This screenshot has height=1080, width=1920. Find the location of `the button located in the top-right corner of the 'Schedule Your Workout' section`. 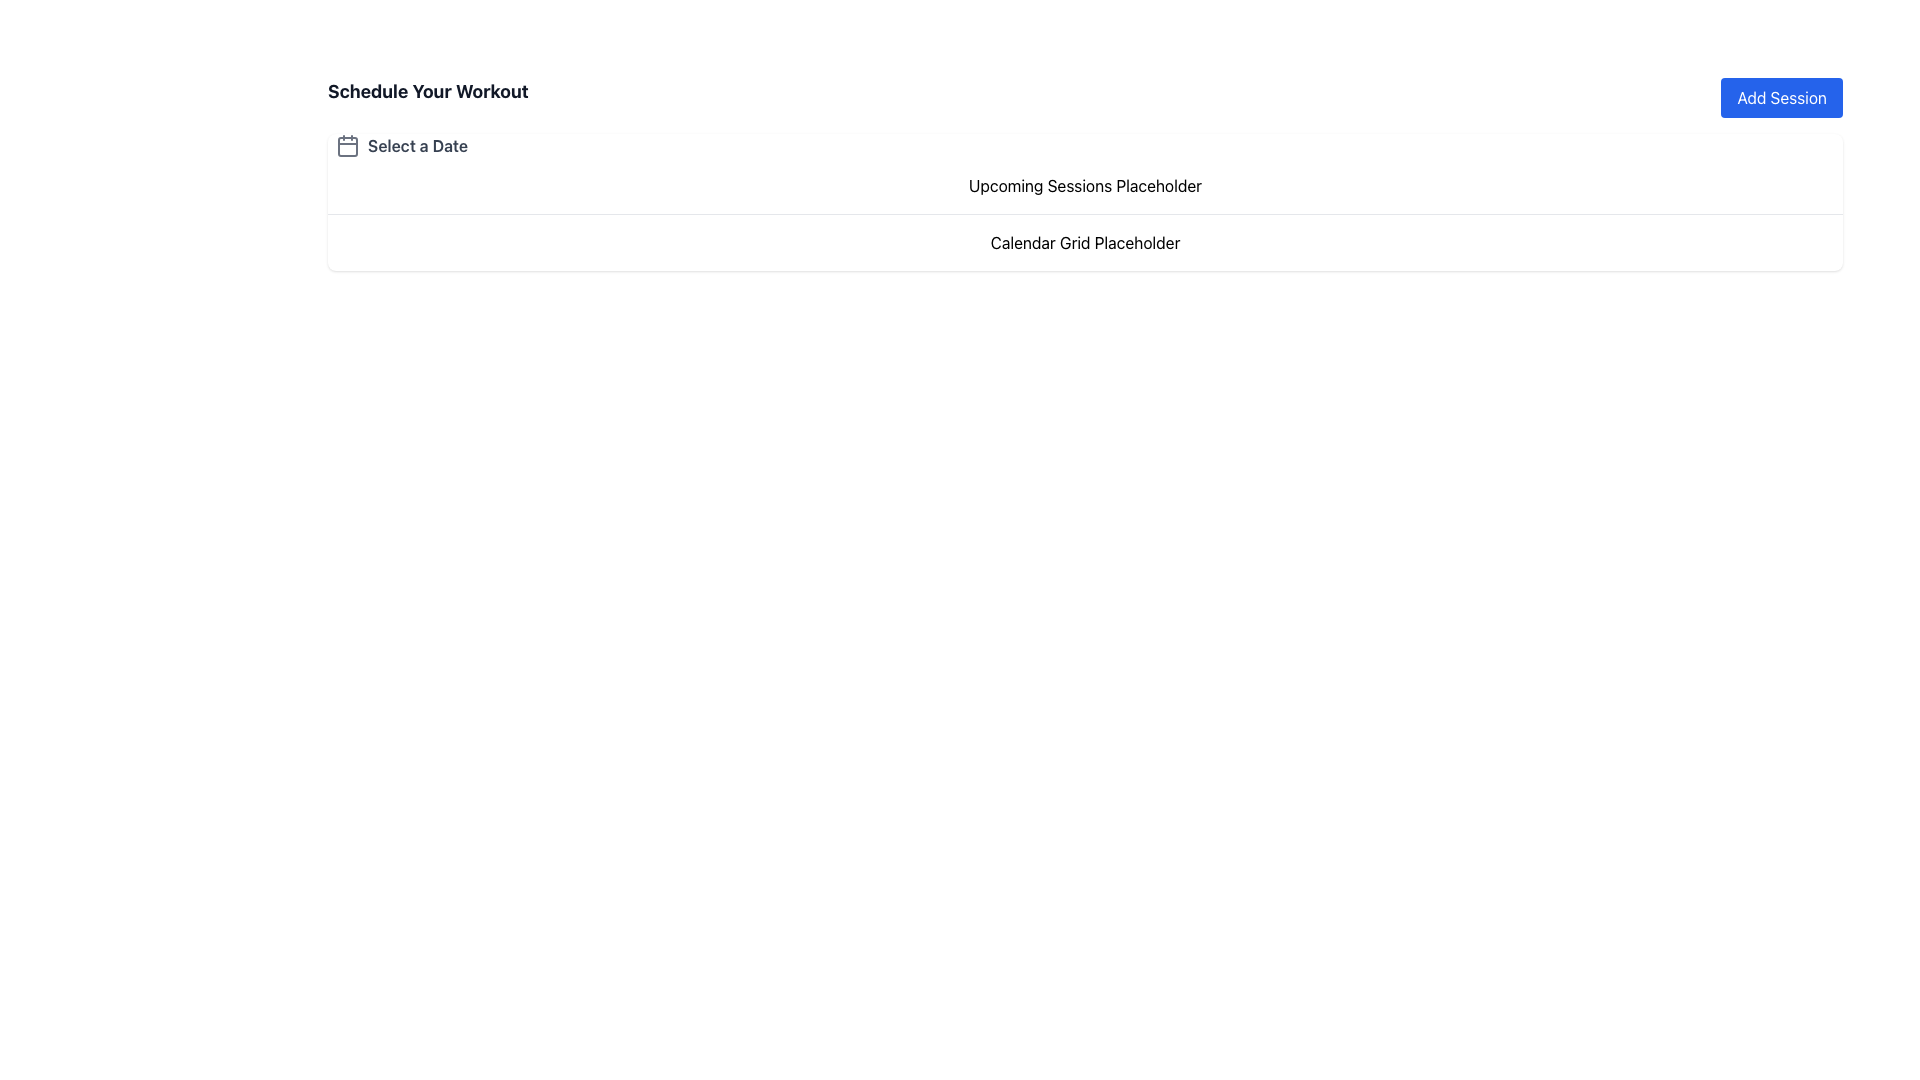

the button located in the top-right corner of the 'Schedule Your Workout' section is located at coordinates (1782, 97).